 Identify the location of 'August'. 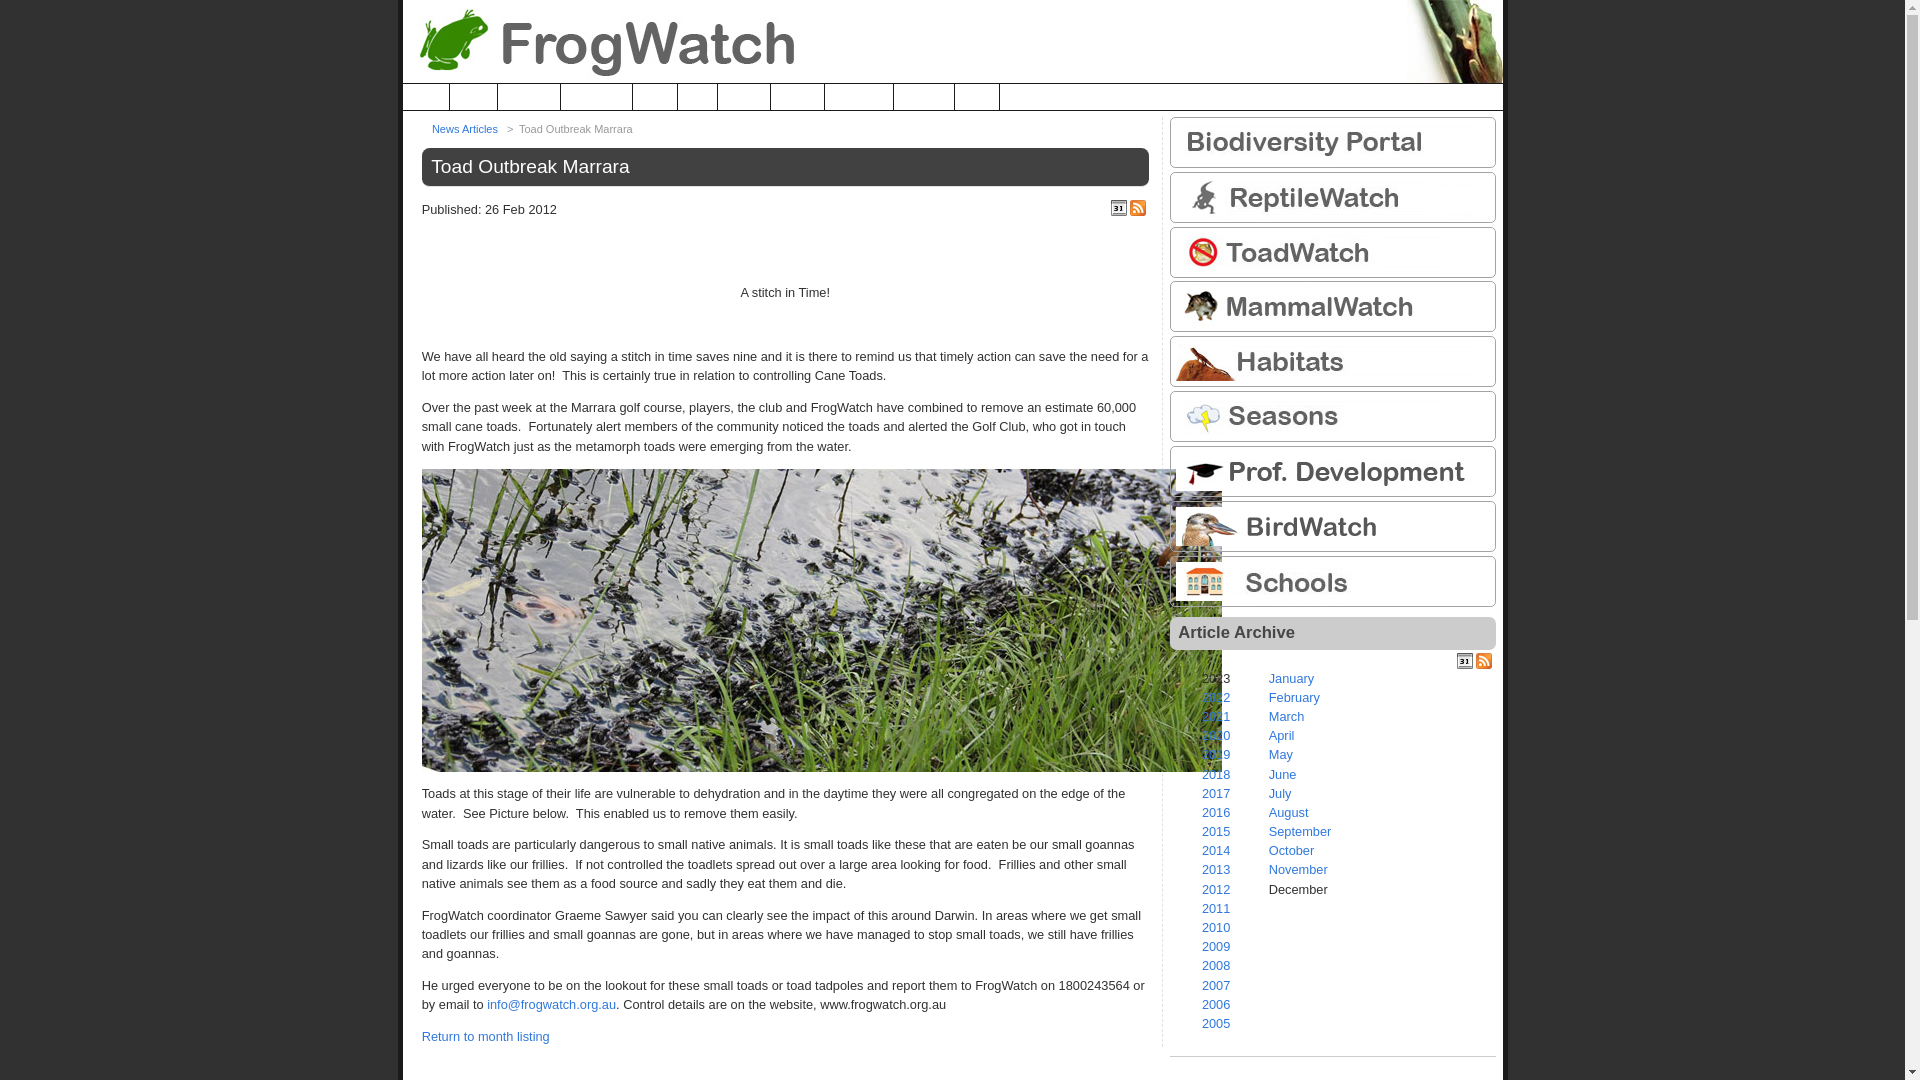
(1267, 812).